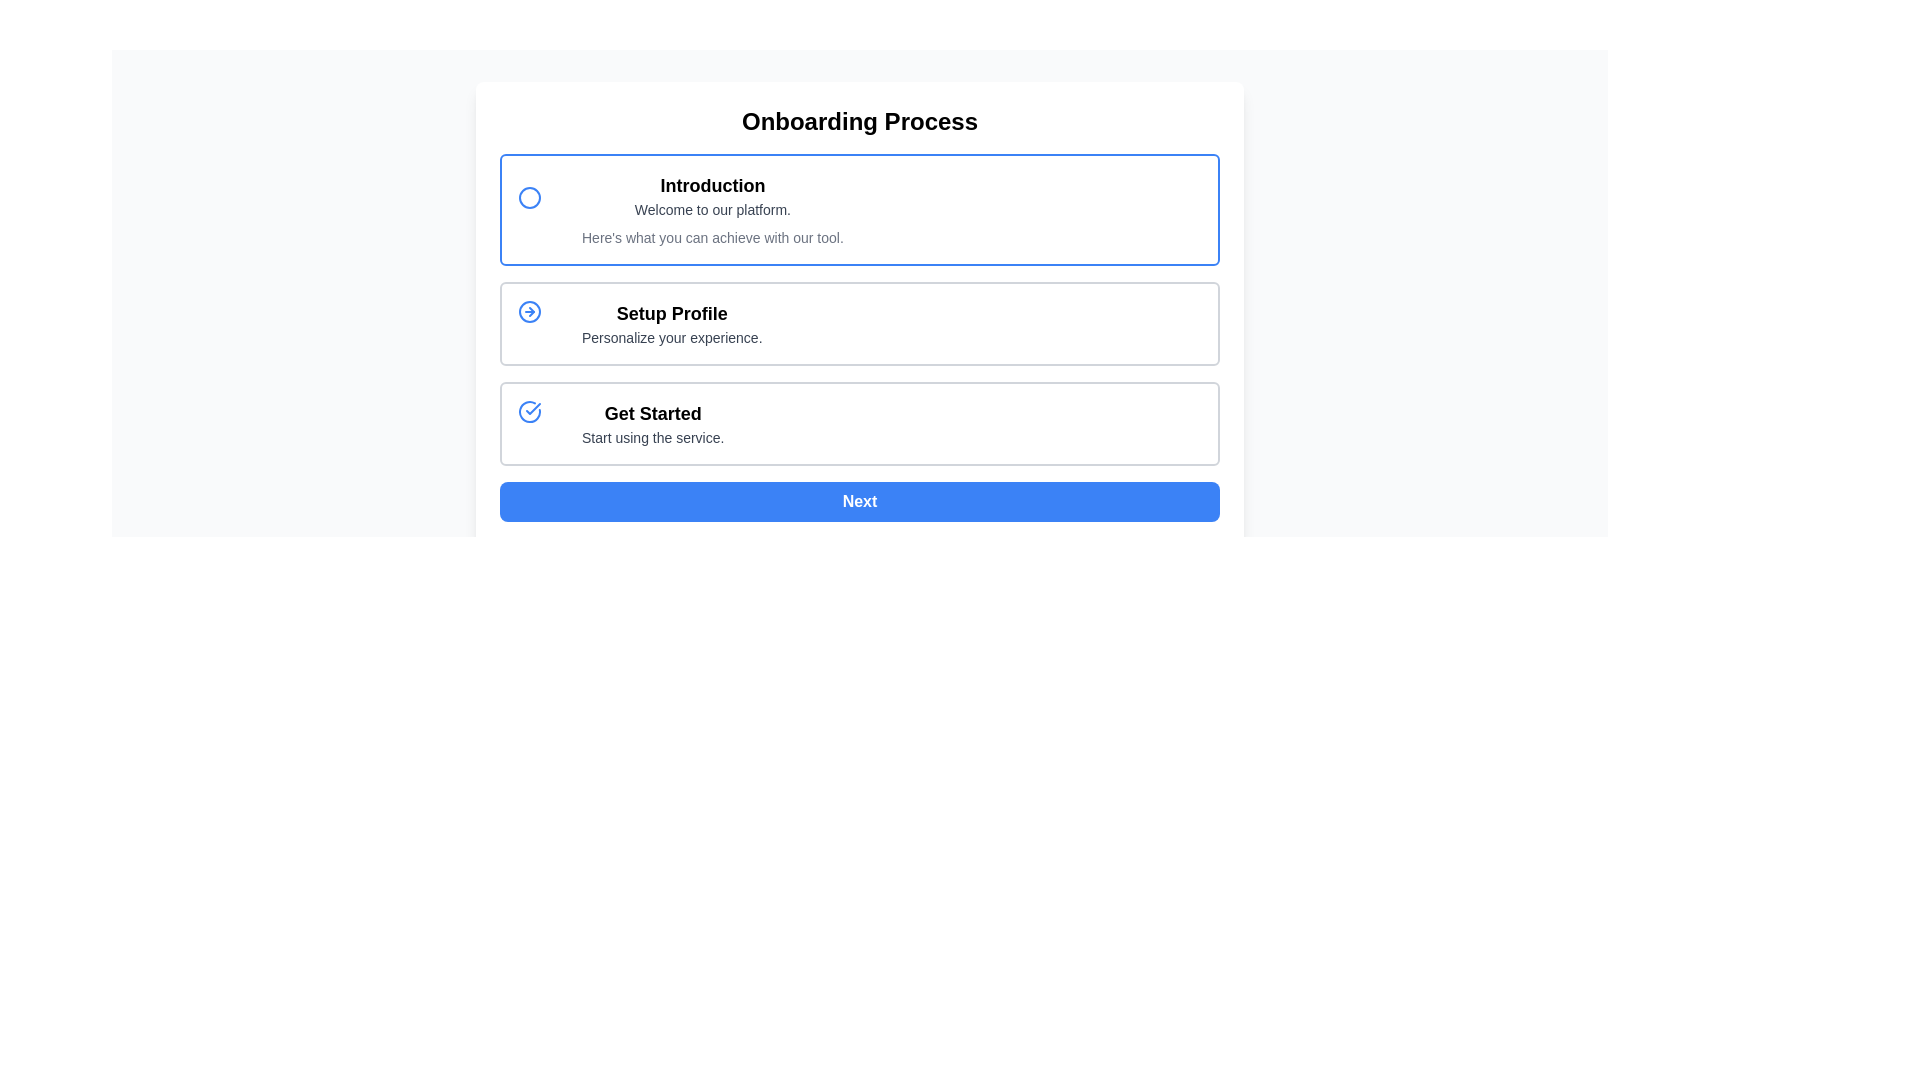 The width and height of the screenshot is (1920, 1080). I want to click on the informational section that guides the user towards setting up their profile, located between the 'Introduction' and 'Get Started' sections, so click(859, 323).